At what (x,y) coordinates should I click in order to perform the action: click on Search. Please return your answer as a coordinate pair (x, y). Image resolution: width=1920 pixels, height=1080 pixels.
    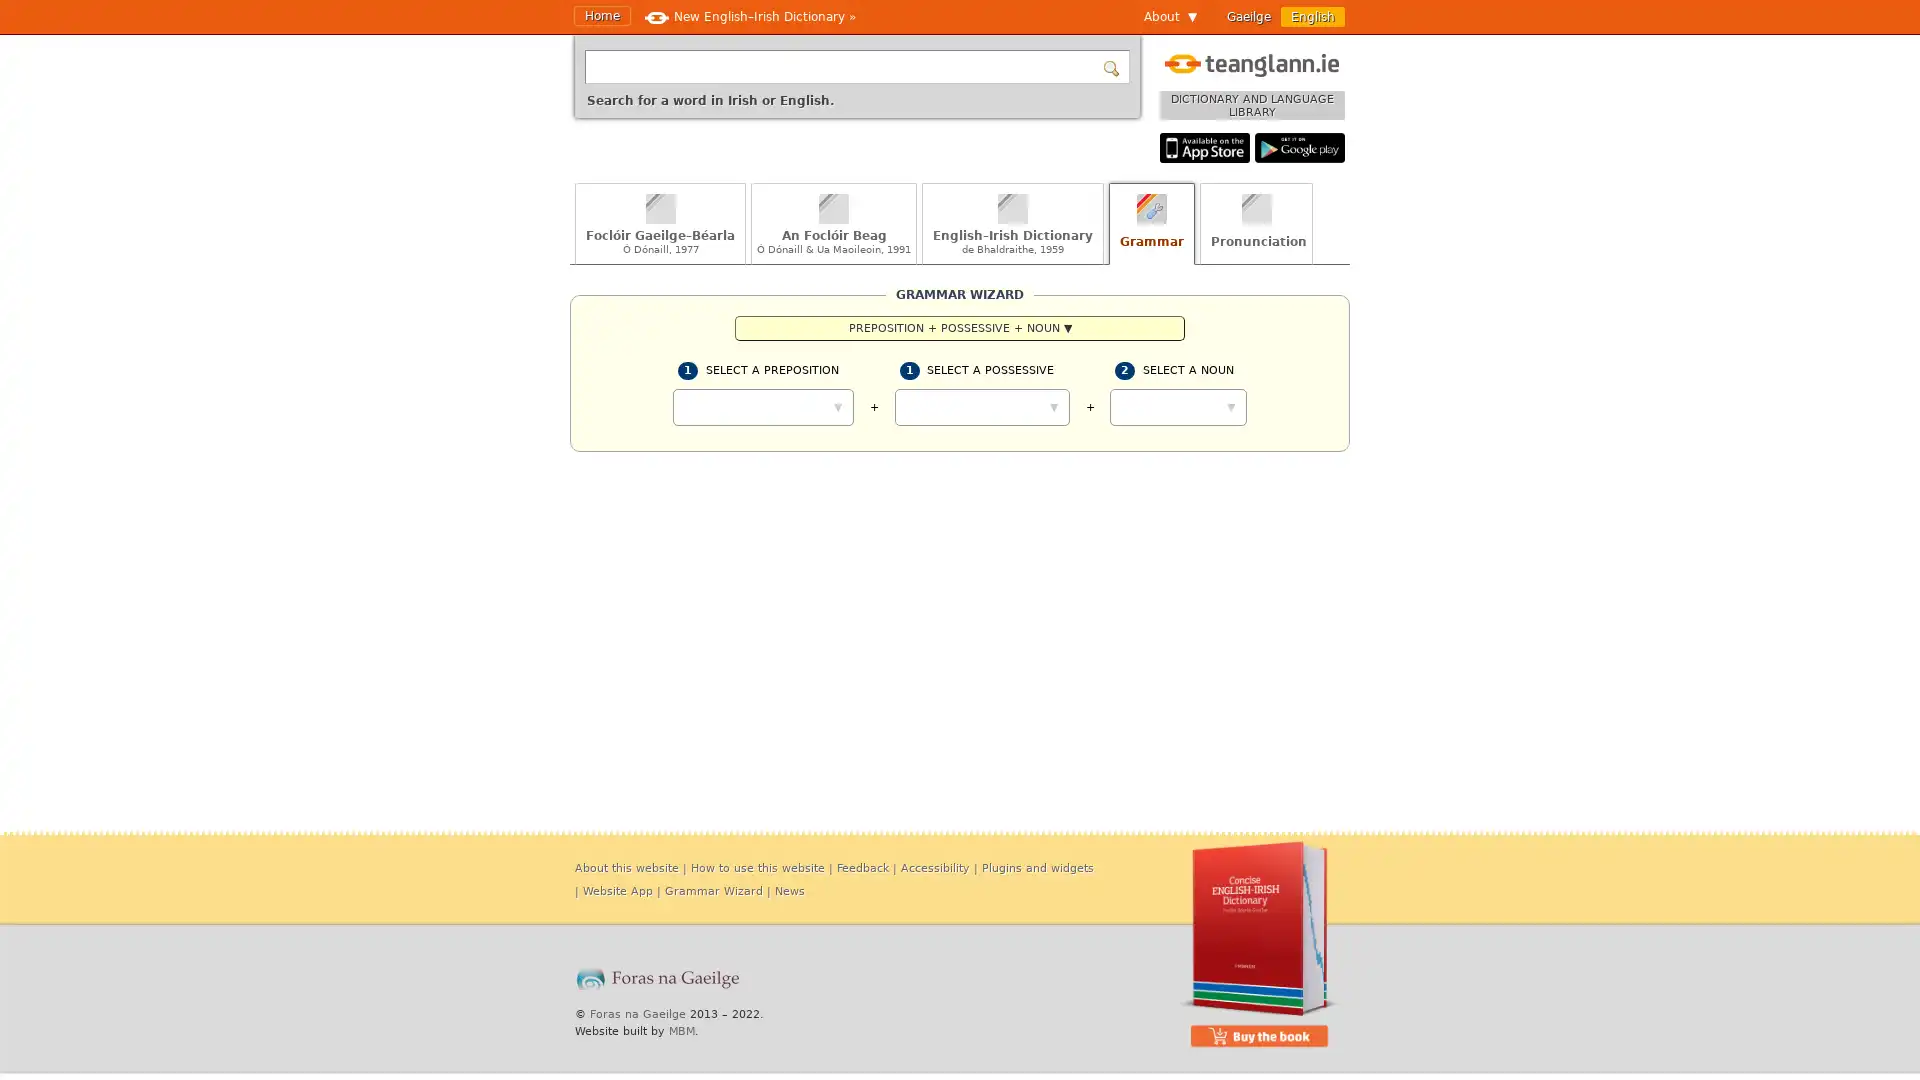
    Looking at the image, I should click on (1112, 65).